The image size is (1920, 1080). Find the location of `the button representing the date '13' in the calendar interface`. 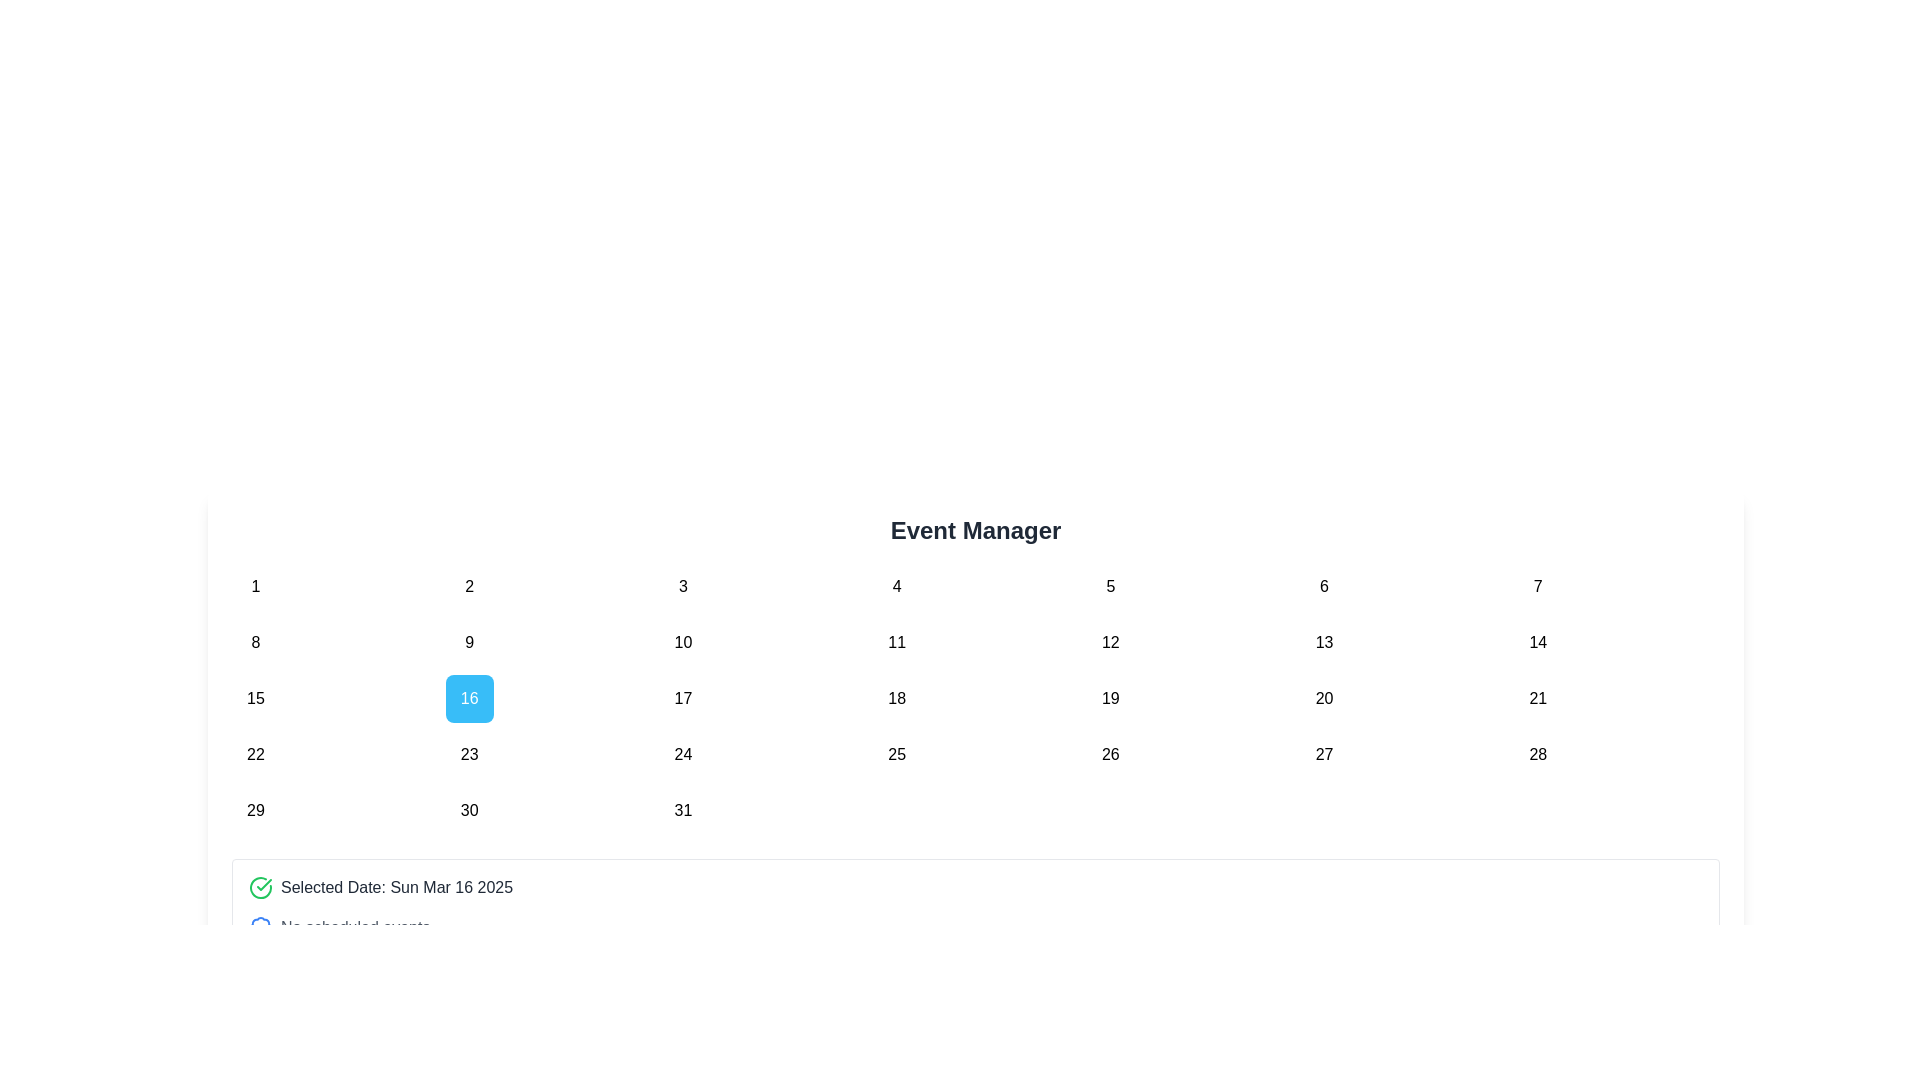

the button representing the date '13' in the calendar interface is located at coordinates (1324, 643).